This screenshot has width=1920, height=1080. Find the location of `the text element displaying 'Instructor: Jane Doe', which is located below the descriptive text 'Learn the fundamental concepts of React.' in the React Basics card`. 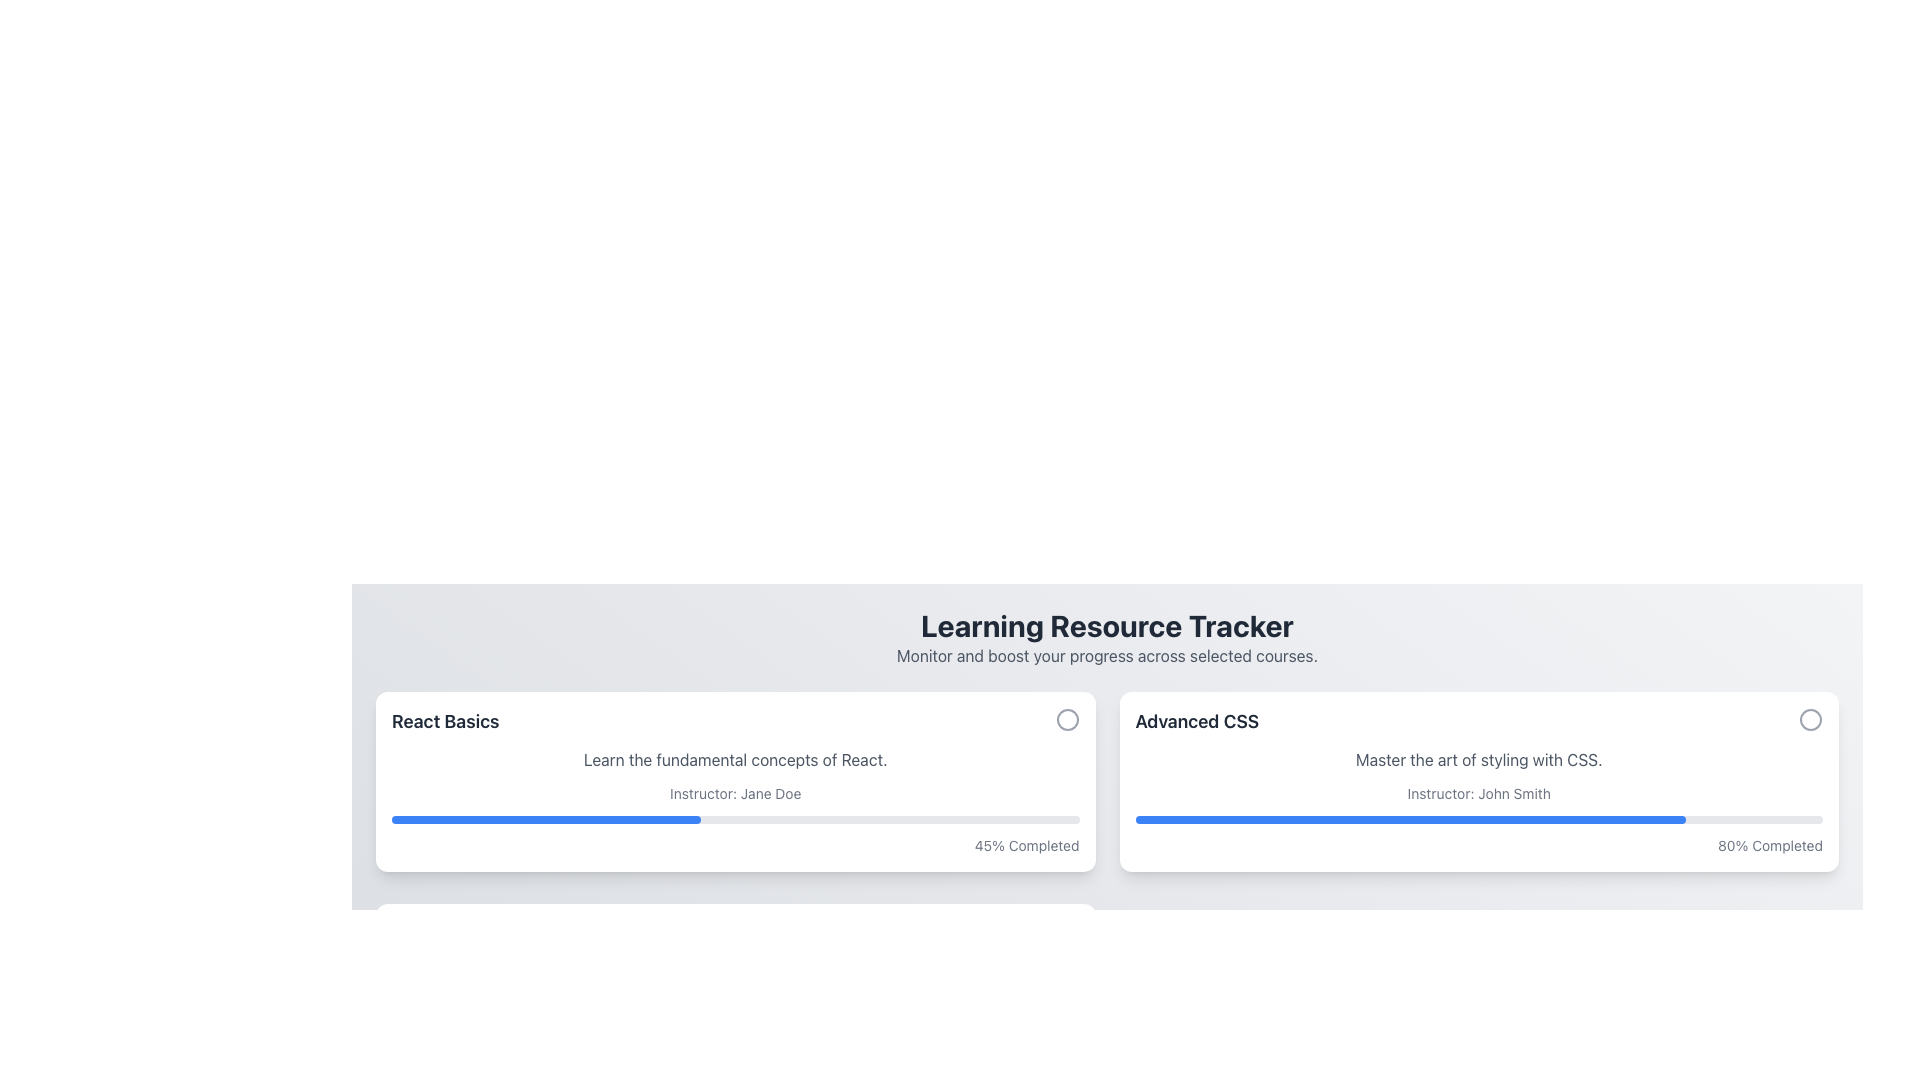

the text element displaying 'Instructor: Jane Doe', which is located below the descriptive text 'Learn the fundamental concepts of React.' in the React Basics card is located at coordinates (734, 793).